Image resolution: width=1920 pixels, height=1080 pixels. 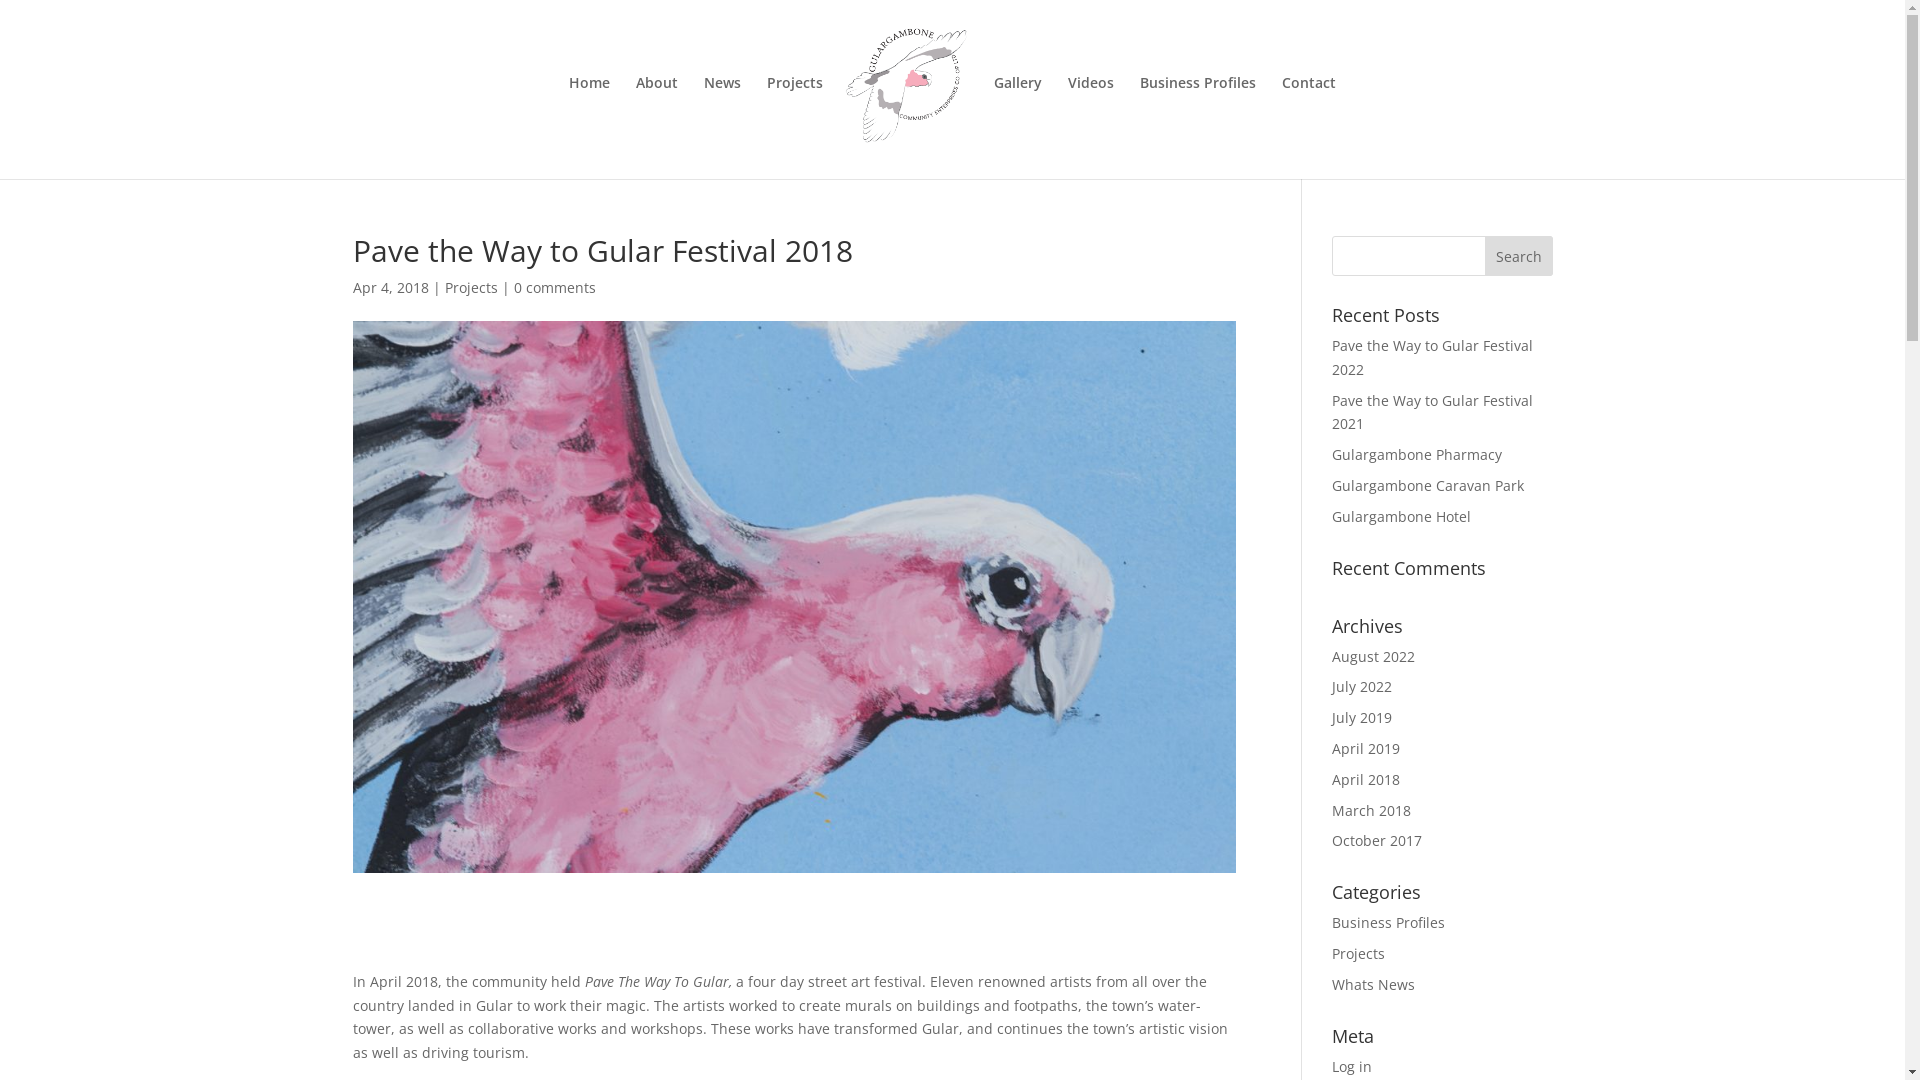 What do you see at coordinates (1089, 127) in the screenshot?
I see `'Videos'` at bounding box center [1089, 127].